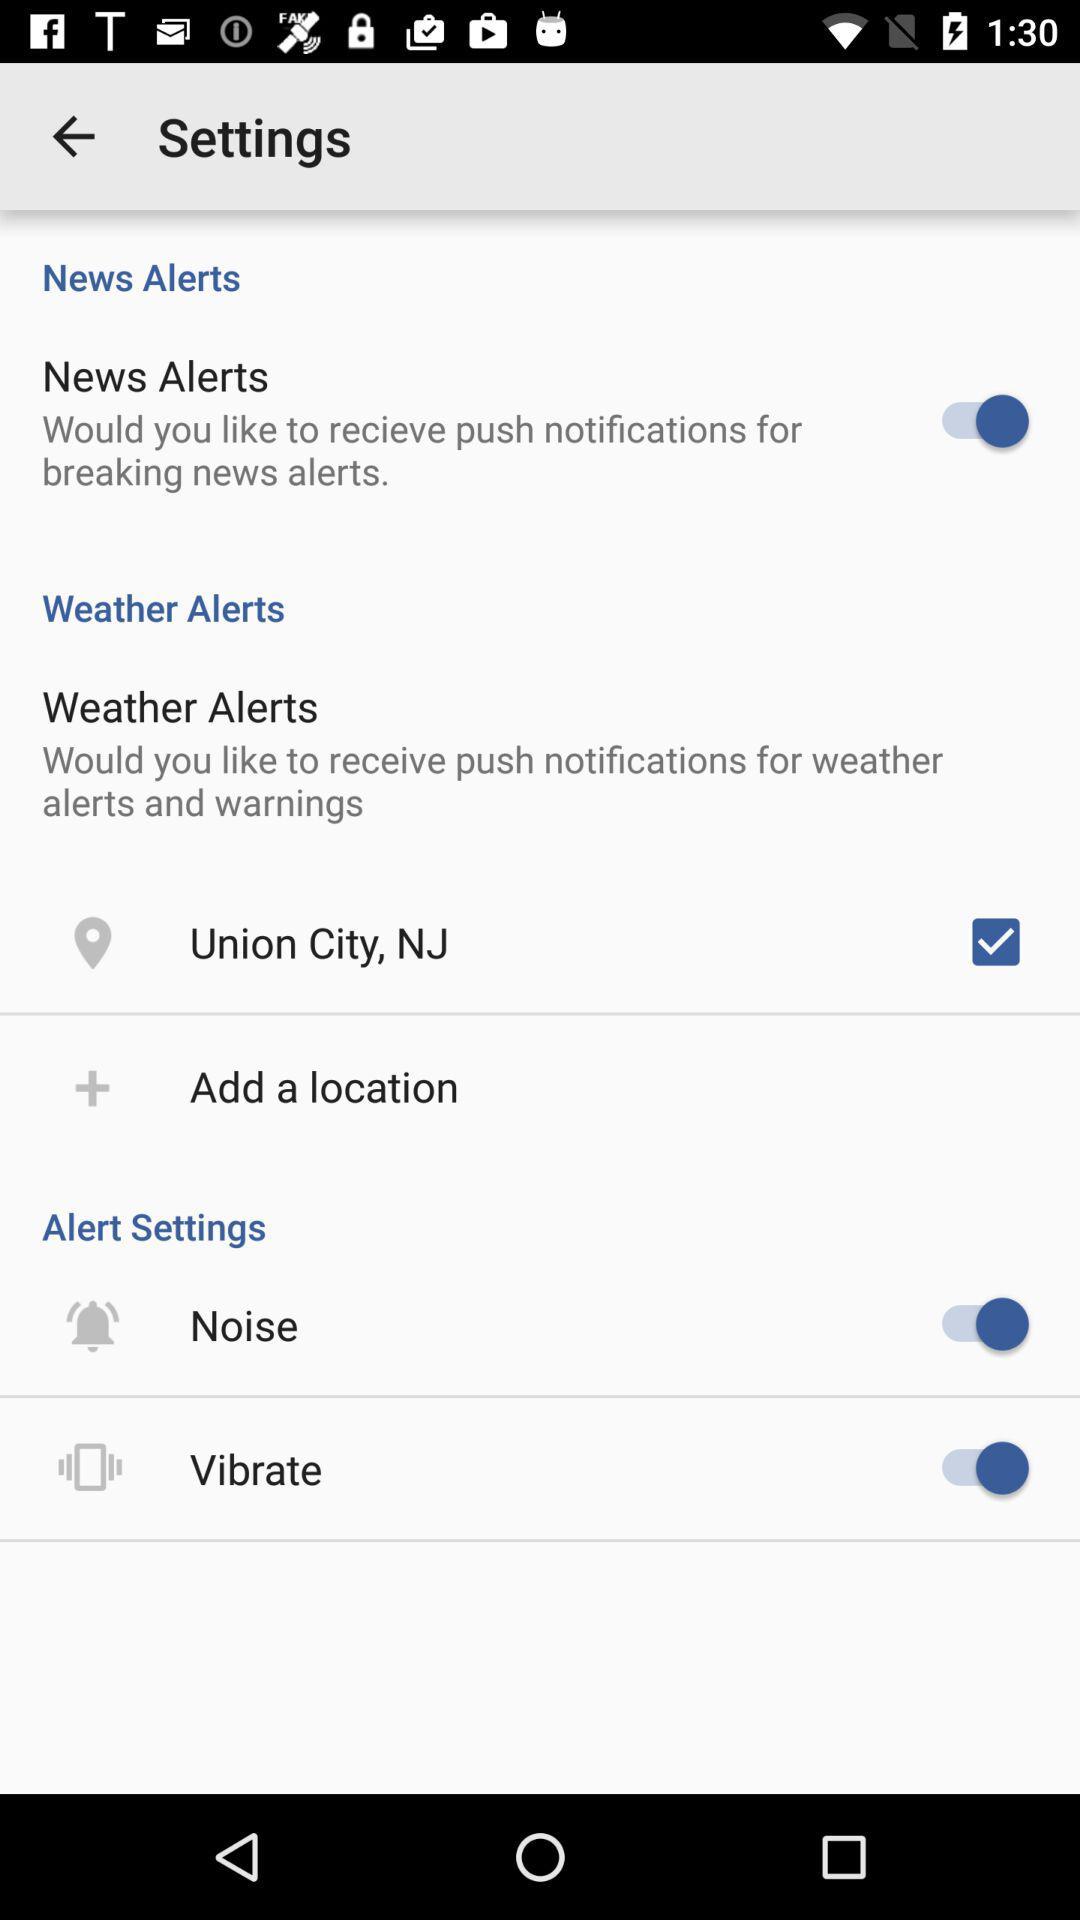 This screenshot has height=1920, width=1080. What do you see at coordinates (243, 1324) in the screenshot?
I see `the item below alert settings item` at bounding box center [243, 1324].